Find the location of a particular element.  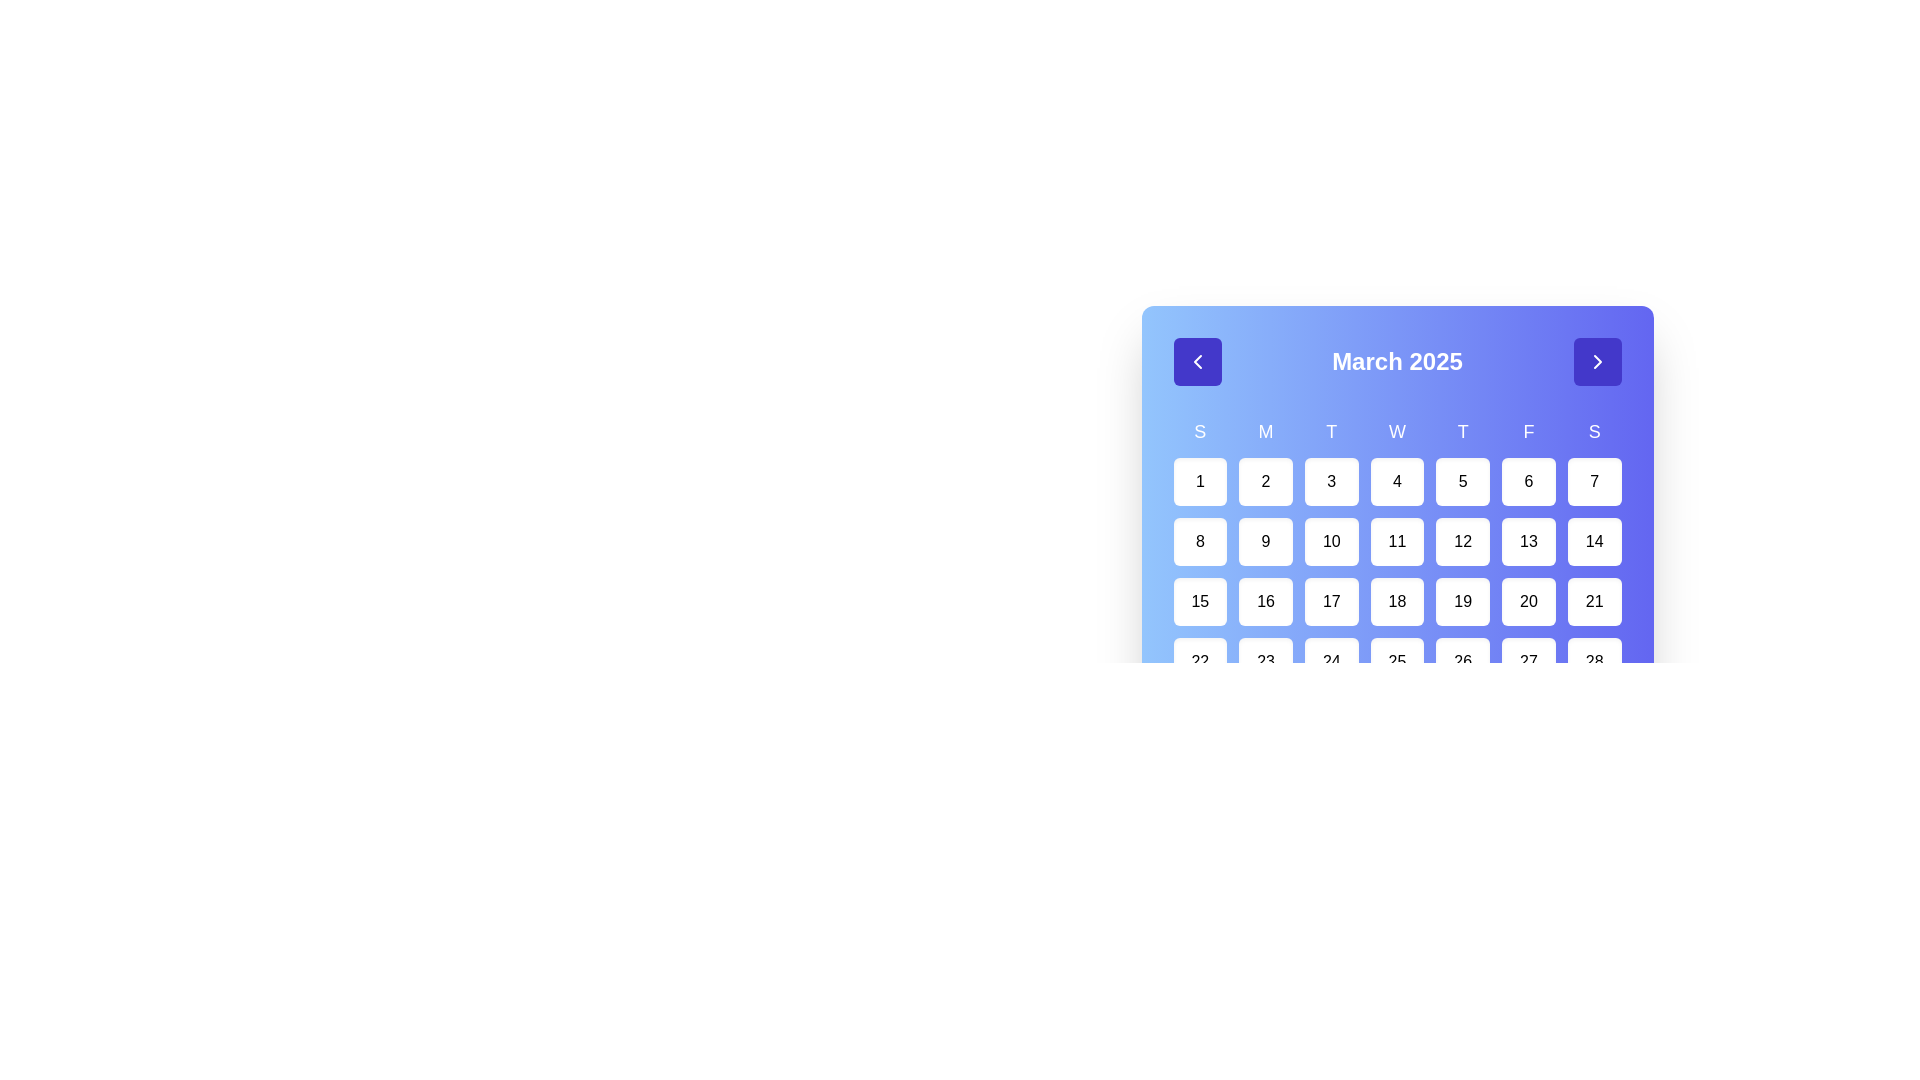

the button representing the fourth day in the calendar grid, located under 'W' is located at coordinates (1396, 482).